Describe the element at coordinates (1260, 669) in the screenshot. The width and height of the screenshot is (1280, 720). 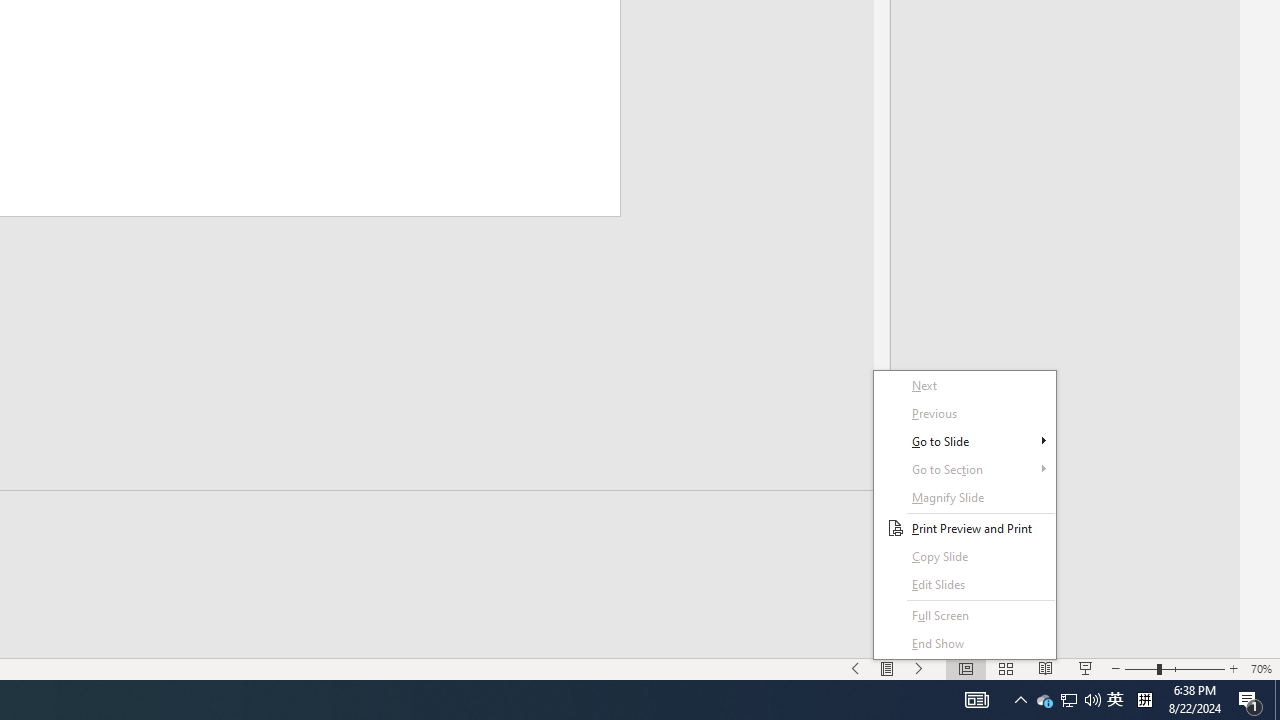
I see `'Zoom 70%'` at that location.